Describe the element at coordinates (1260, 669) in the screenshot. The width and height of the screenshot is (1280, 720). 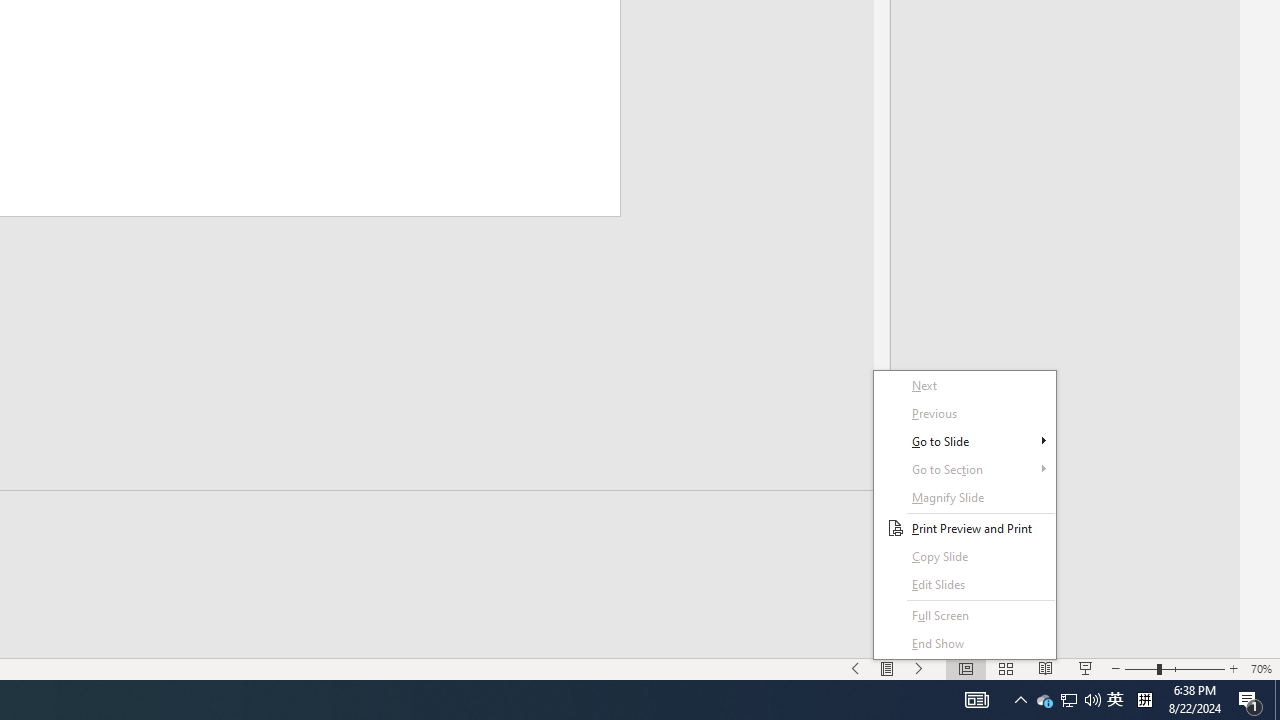
I see `'Zoom 70%'` at that location.